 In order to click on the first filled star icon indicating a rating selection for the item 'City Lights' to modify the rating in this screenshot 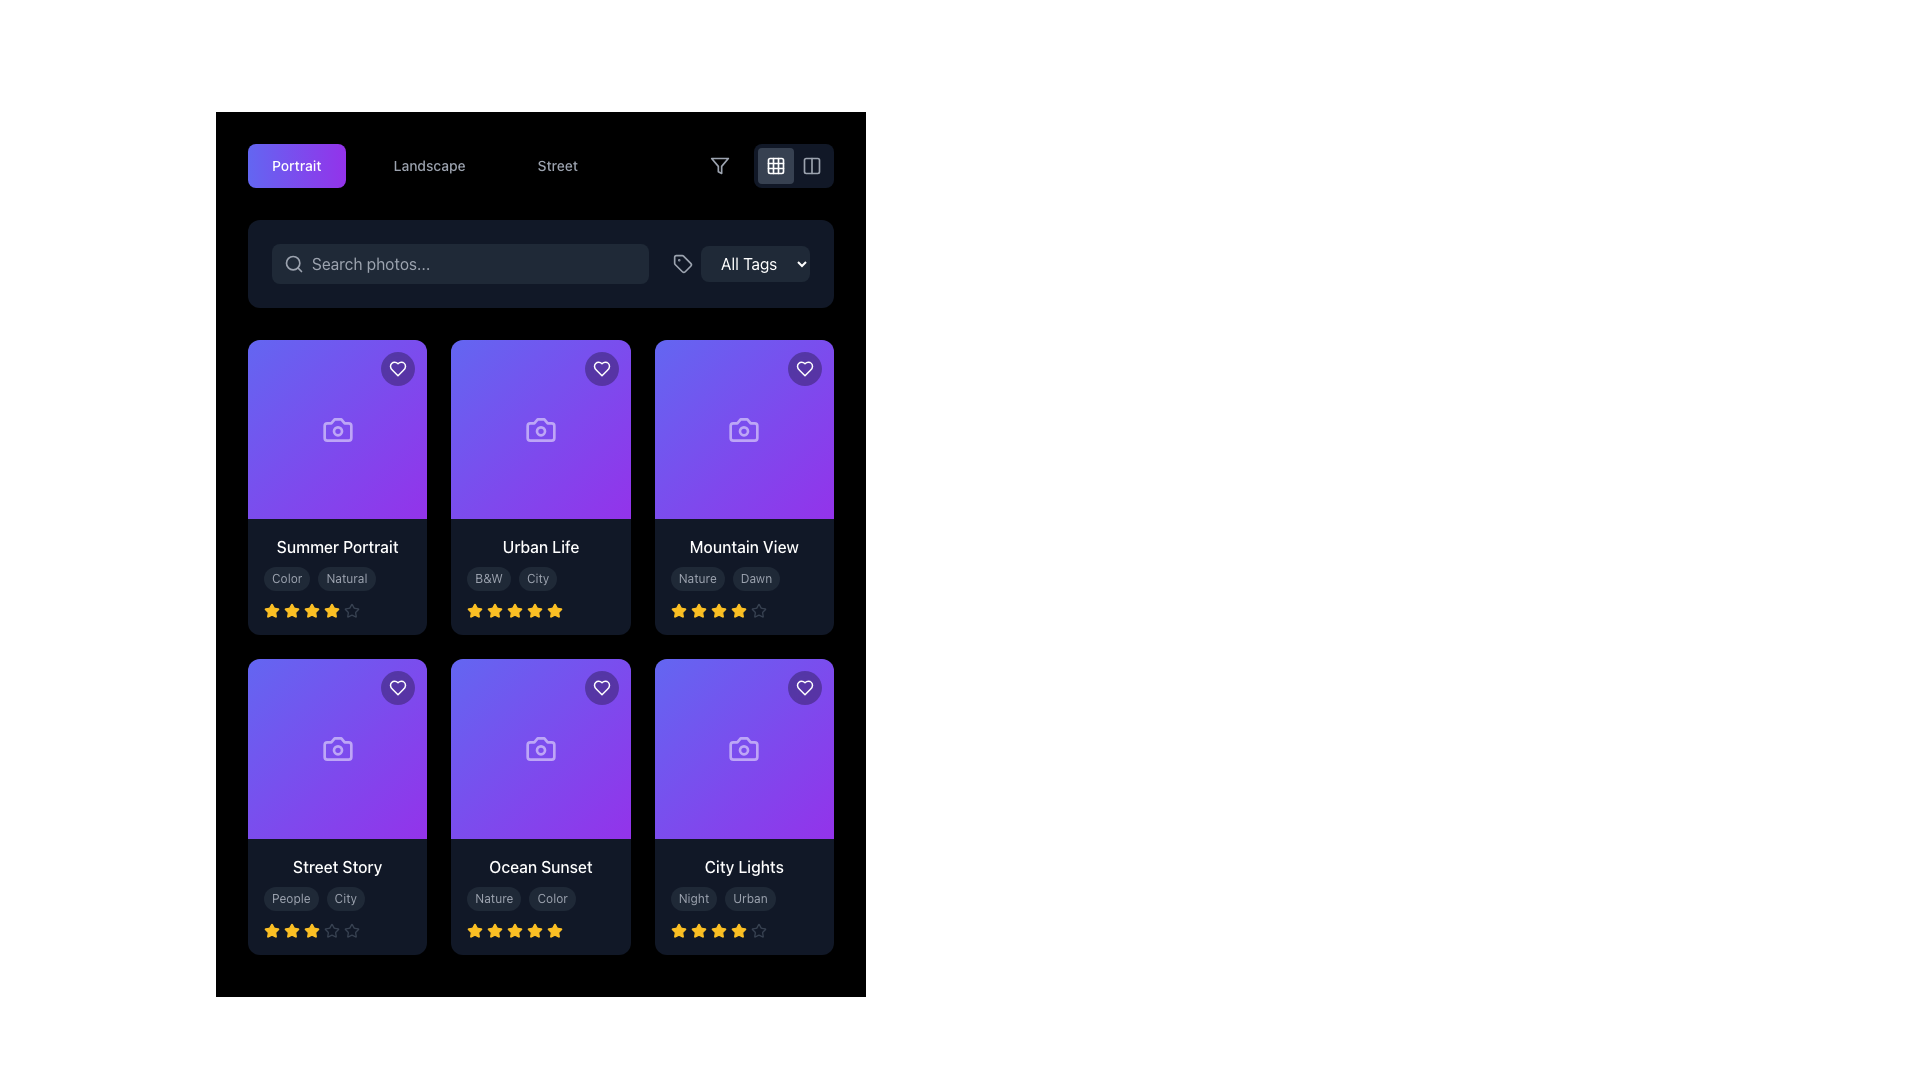, I will do `click(678, 930)`.